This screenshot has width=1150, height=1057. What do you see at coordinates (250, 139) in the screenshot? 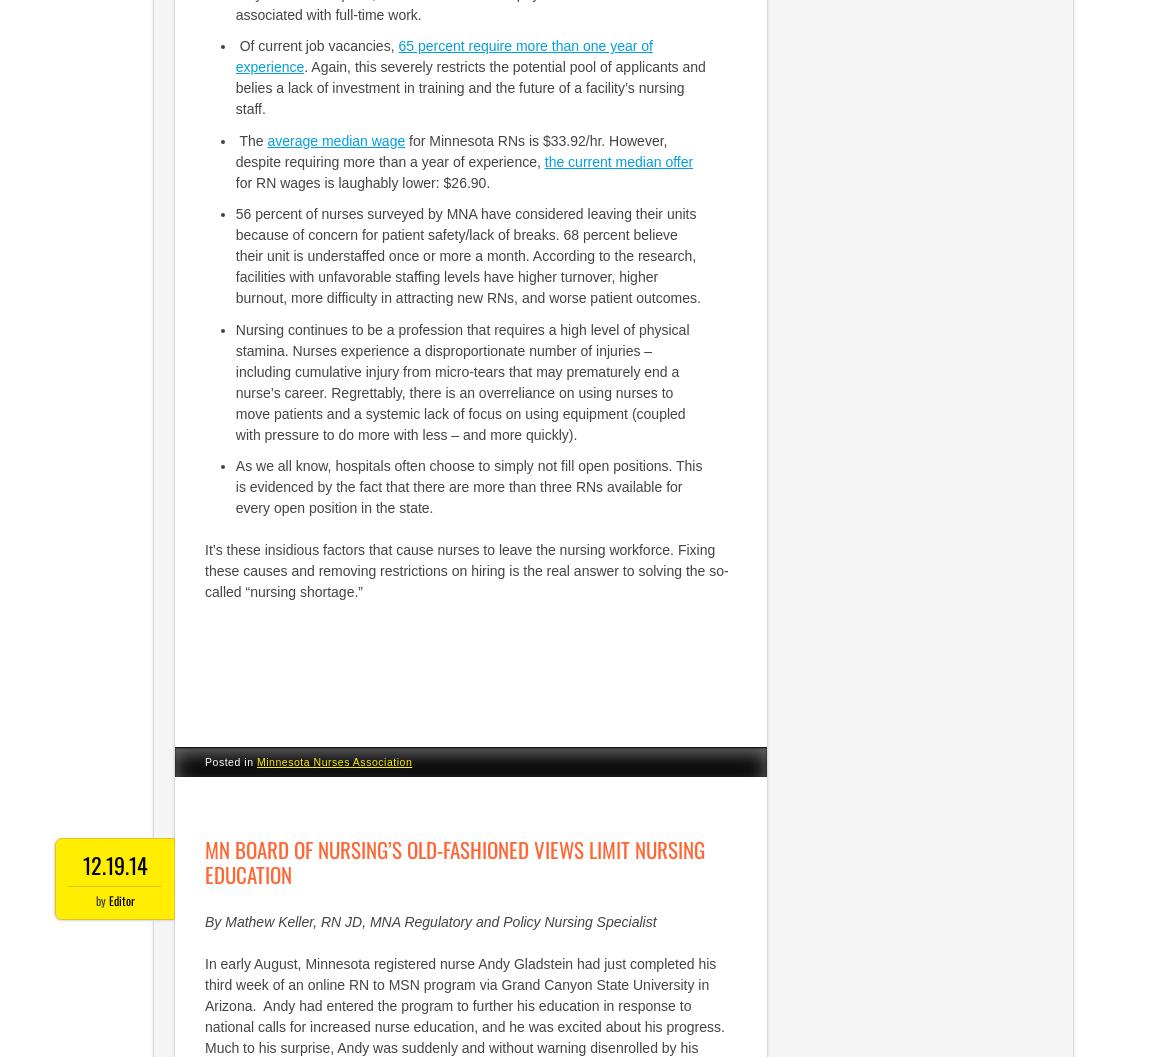
I see `'The'` at bounding box center [250, 139].